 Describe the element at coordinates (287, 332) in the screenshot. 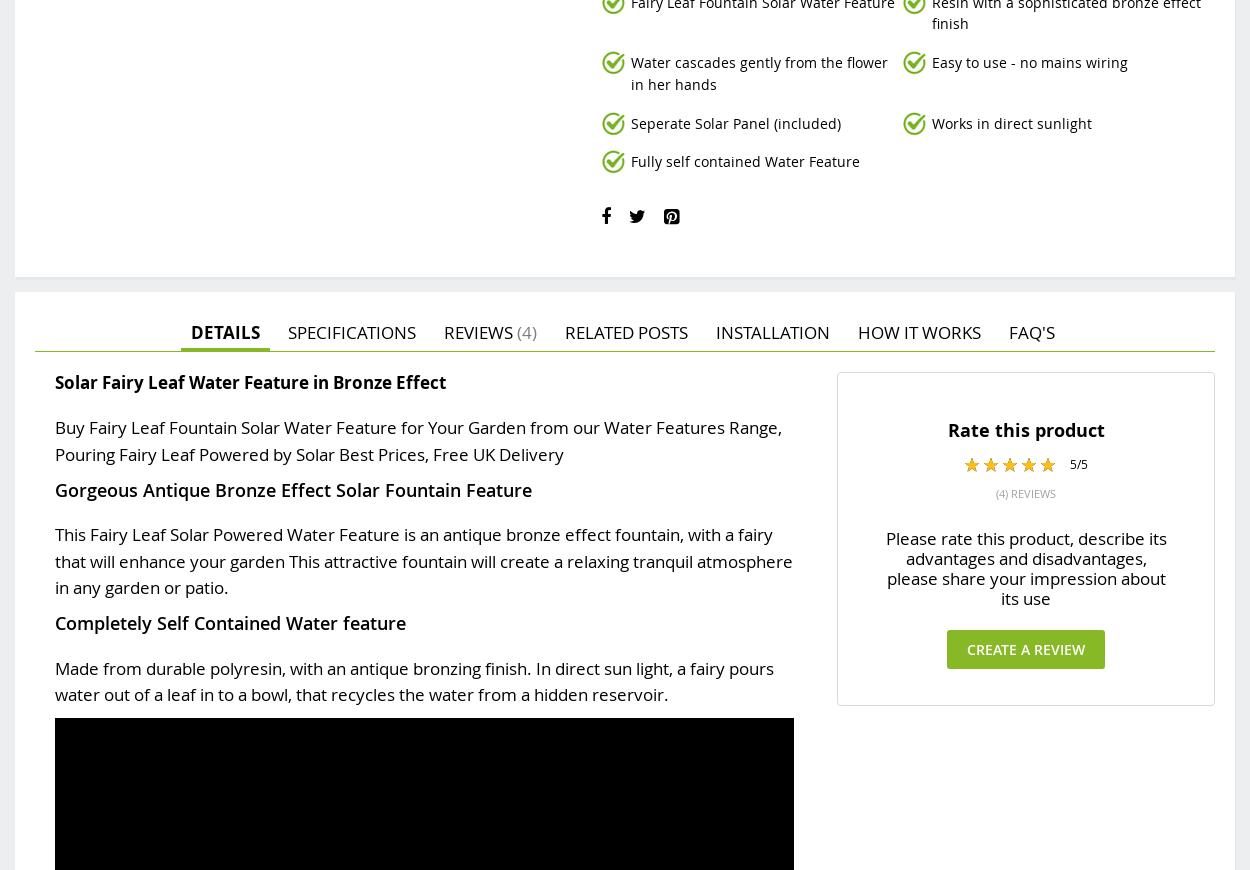

I see `'Specifications'` at that location.